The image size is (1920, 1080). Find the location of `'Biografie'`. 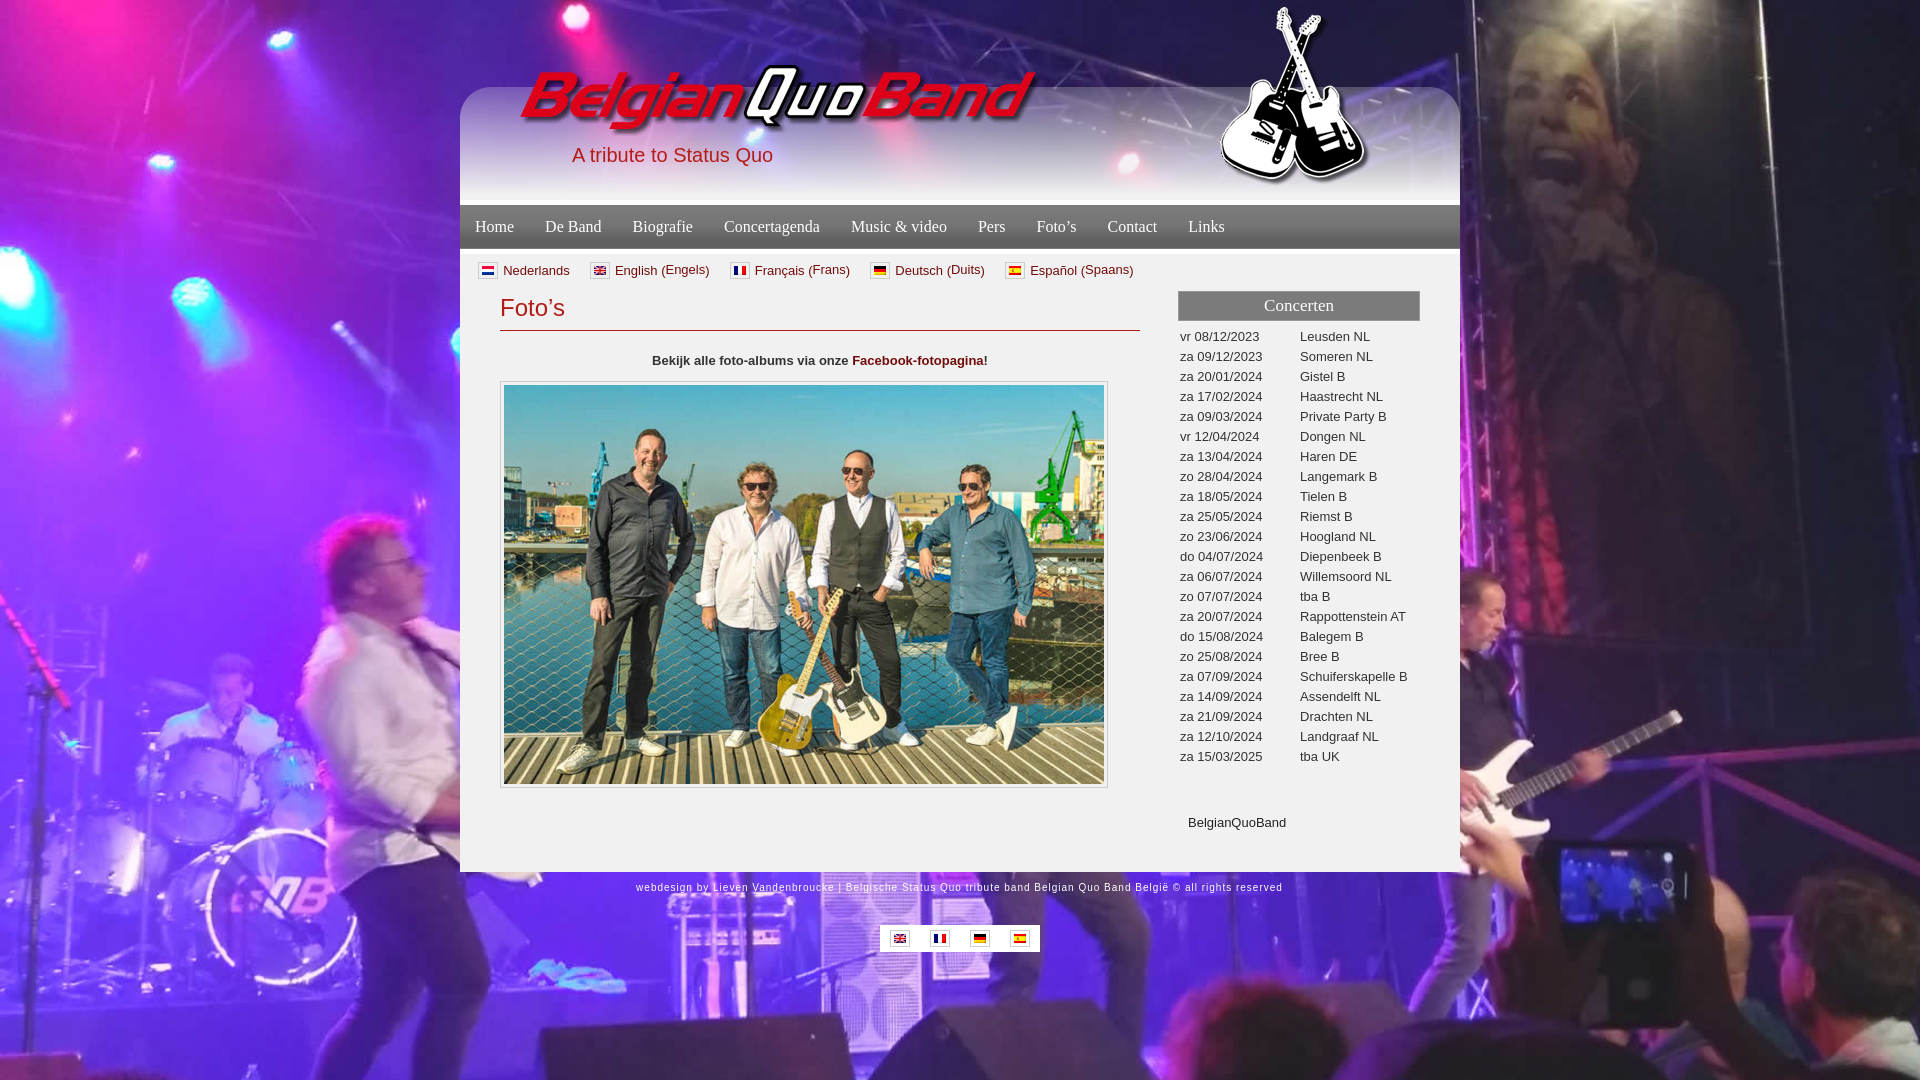

'Biografie' is located at coordinates (617, 226).